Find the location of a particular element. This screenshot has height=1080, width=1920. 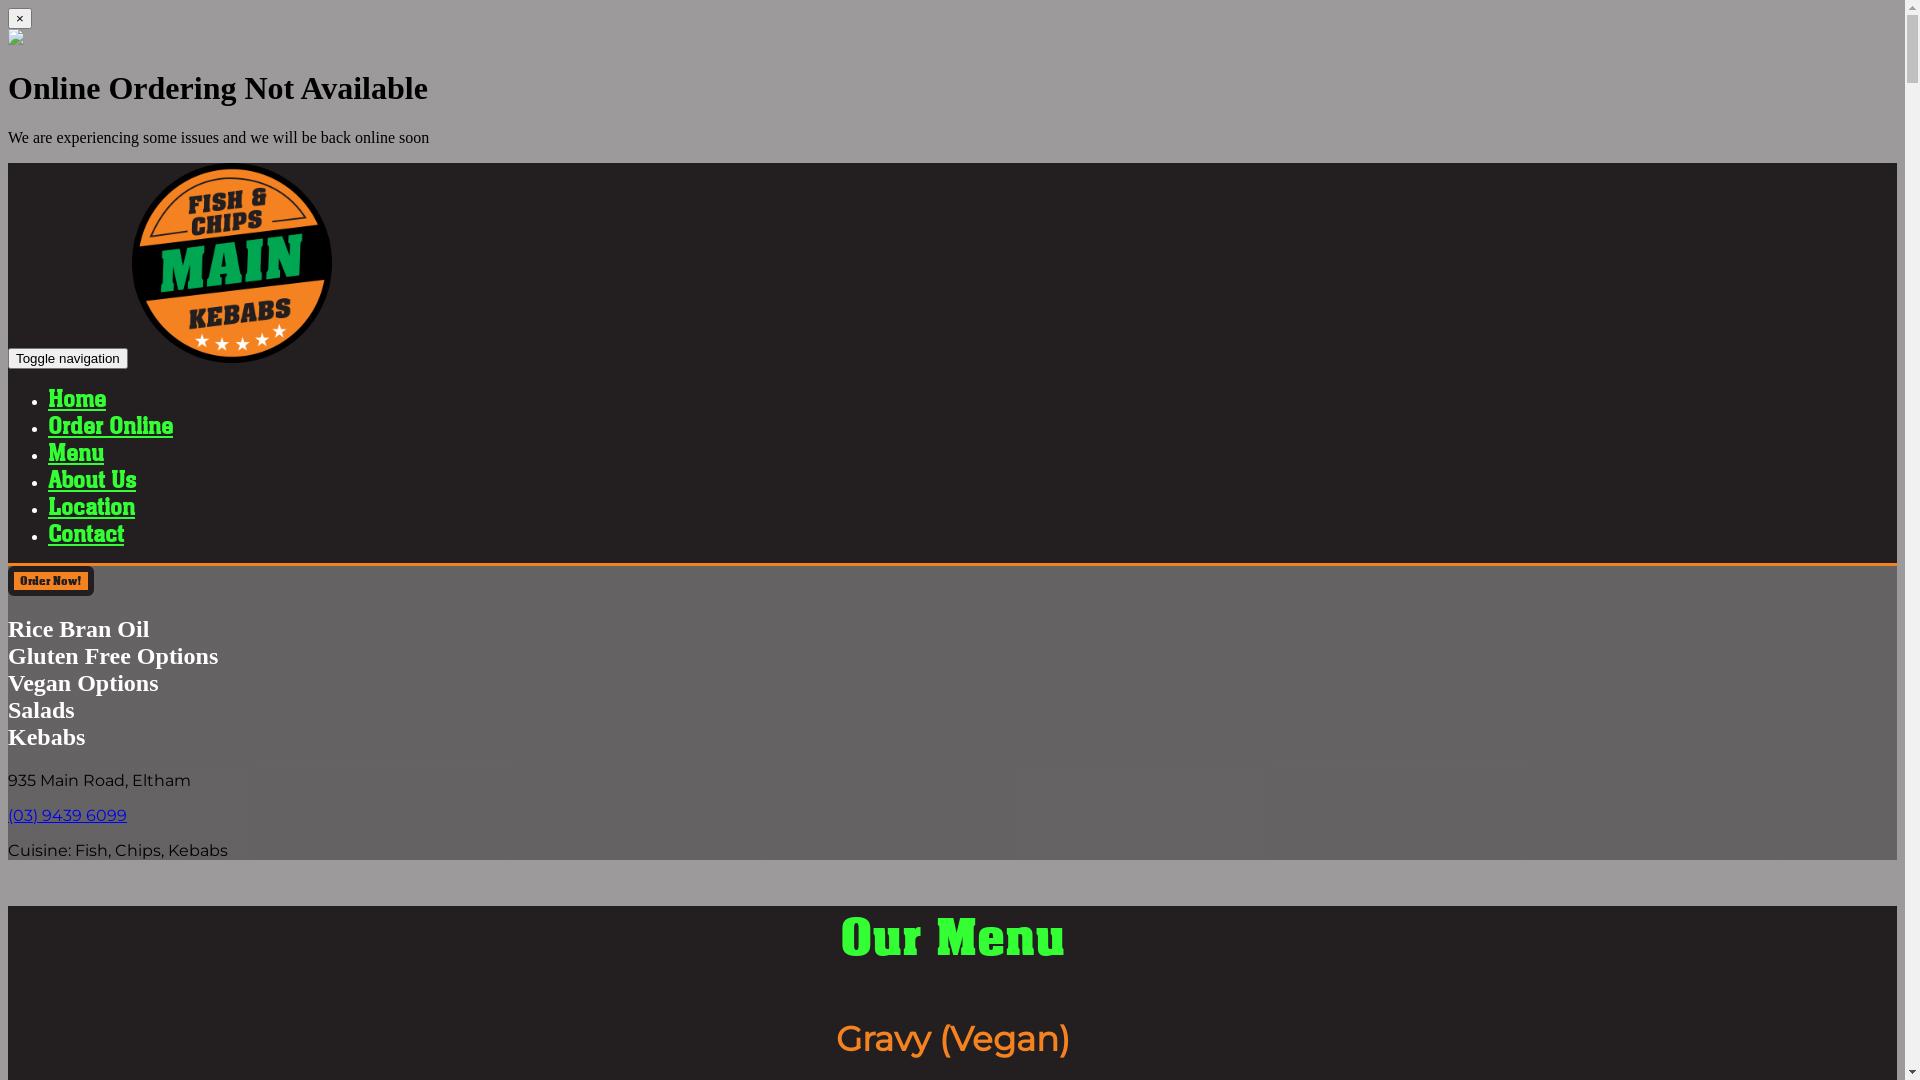

'Contact' is located at coordinates (48, 532).